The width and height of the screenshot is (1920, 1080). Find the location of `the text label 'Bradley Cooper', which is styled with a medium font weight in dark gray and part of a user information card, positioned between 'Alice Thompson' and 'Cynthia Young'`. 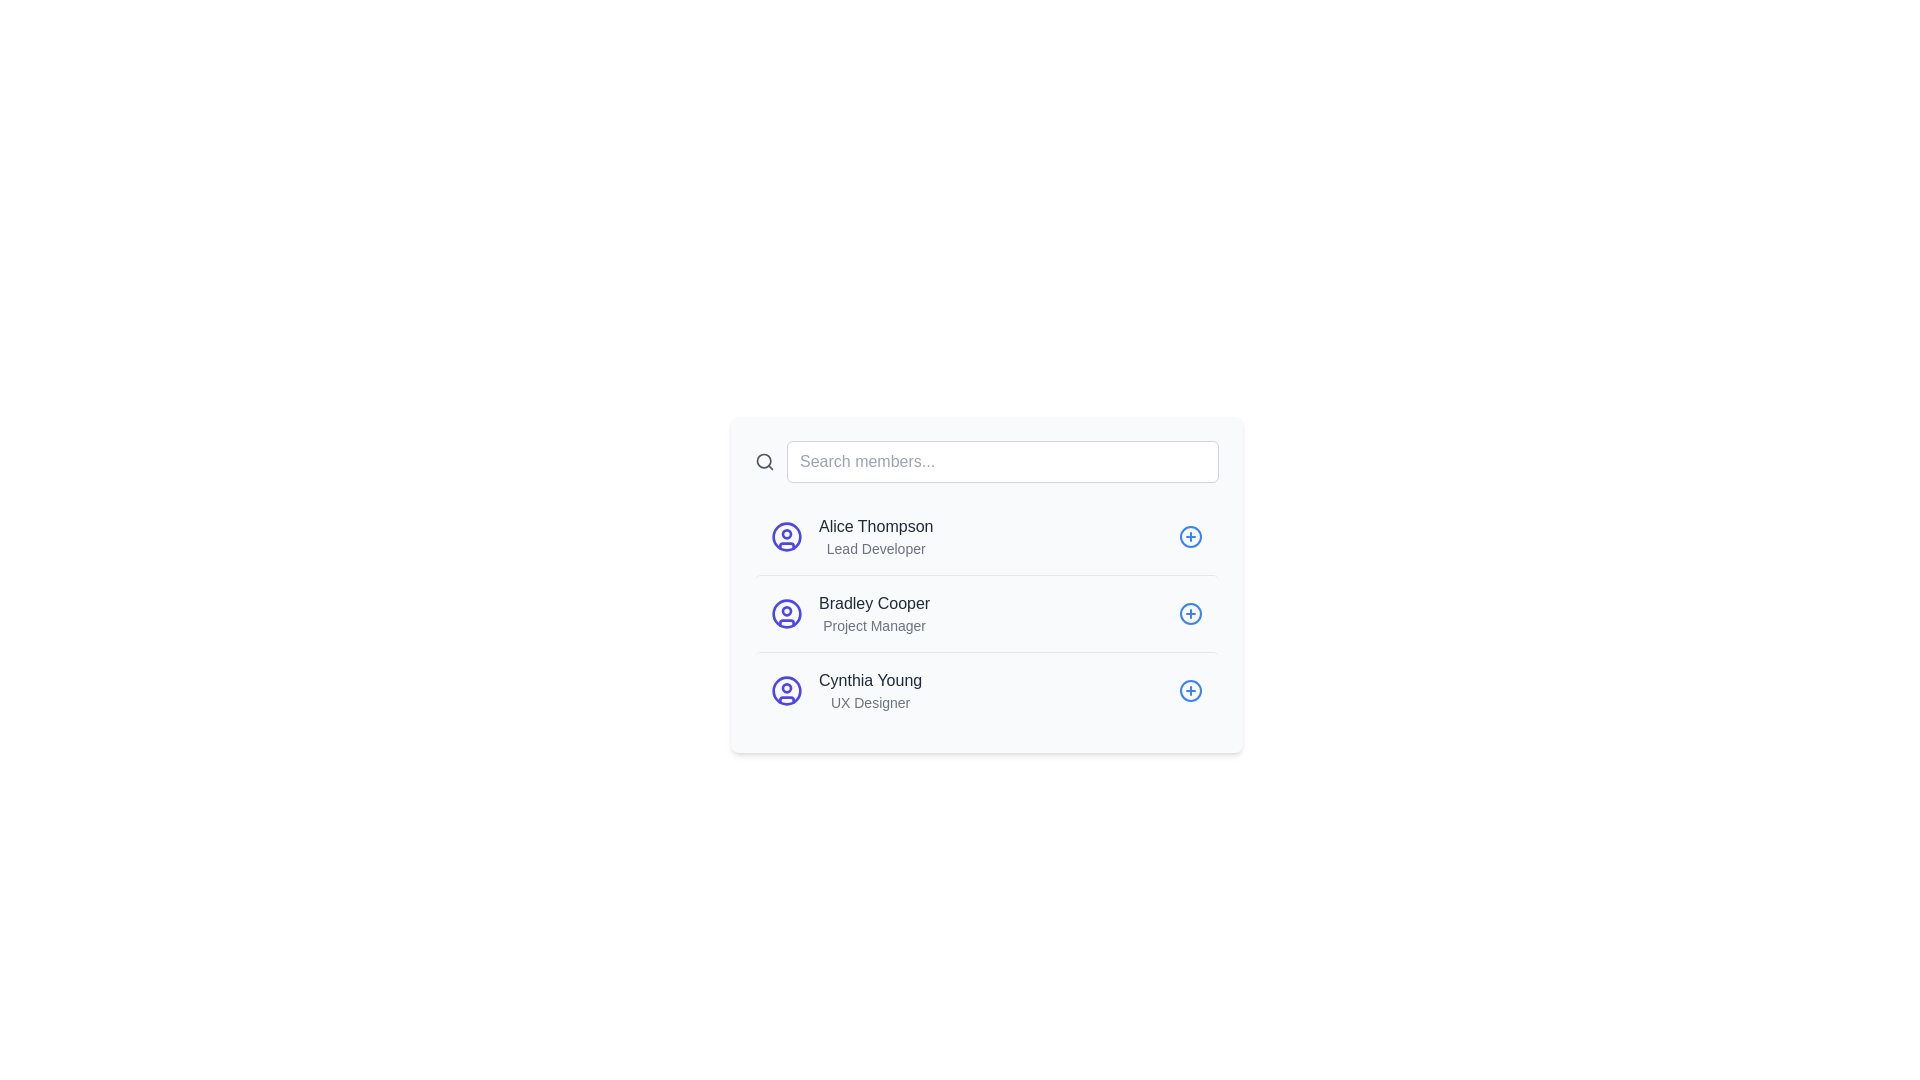

the text label 'Bradley Cooper', which is styled with a medium font weight in dark gray and part of a user information card, positioned between 'Alice Thompson' and 'Cynthia Young' is located at coordinates (874, 603).